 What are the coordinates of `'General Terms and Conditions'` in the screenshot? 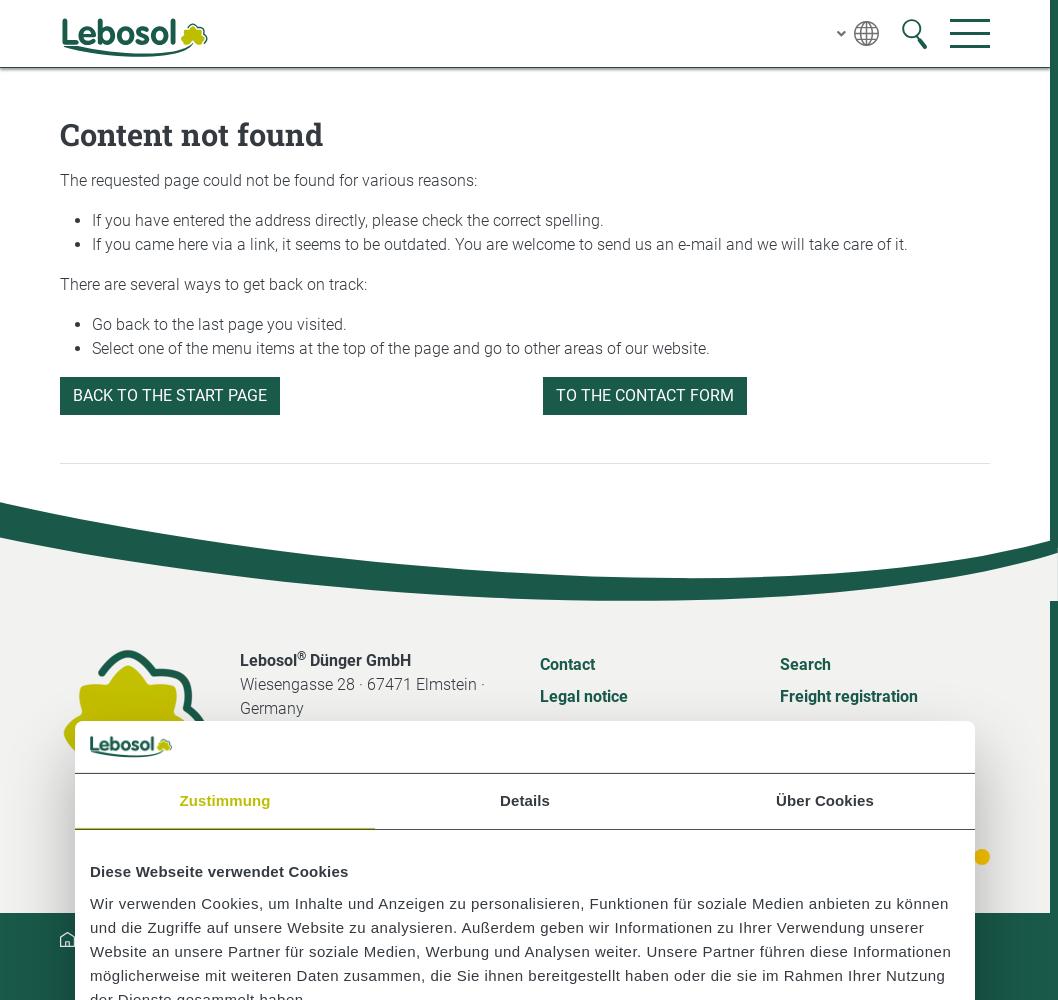 It's located at (608, 772).